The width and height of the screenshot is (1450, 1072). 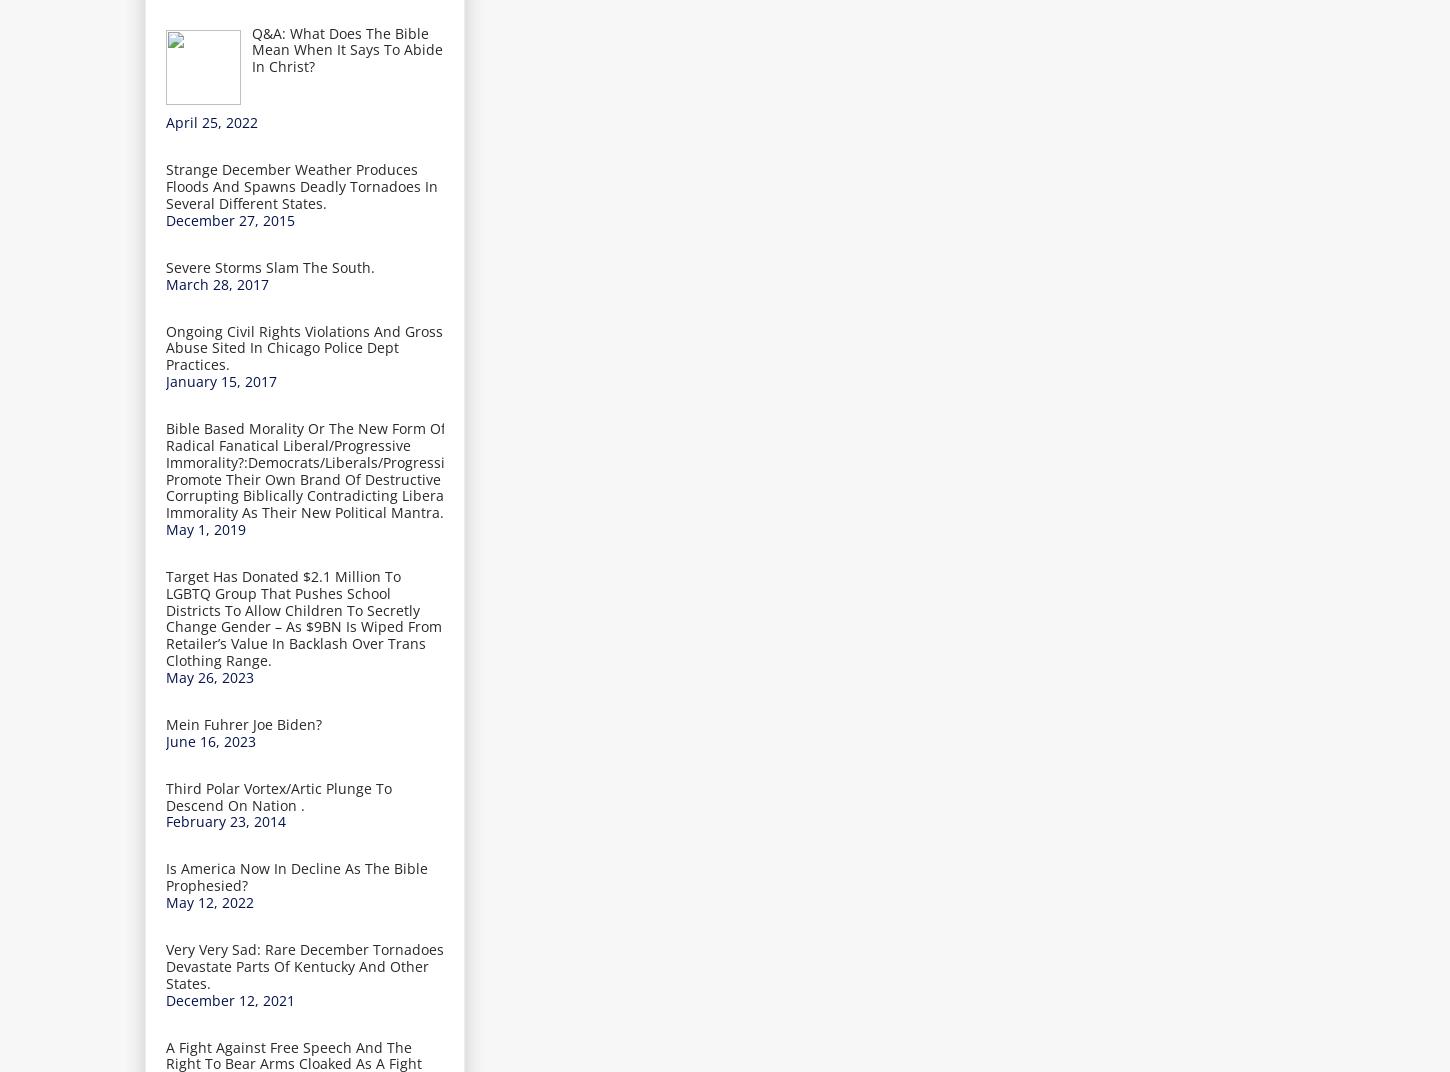 What do you see at coordinates (225, 820) in the screenshot?
I see `'February 23, 2014'` at bounding box center [225, 820].